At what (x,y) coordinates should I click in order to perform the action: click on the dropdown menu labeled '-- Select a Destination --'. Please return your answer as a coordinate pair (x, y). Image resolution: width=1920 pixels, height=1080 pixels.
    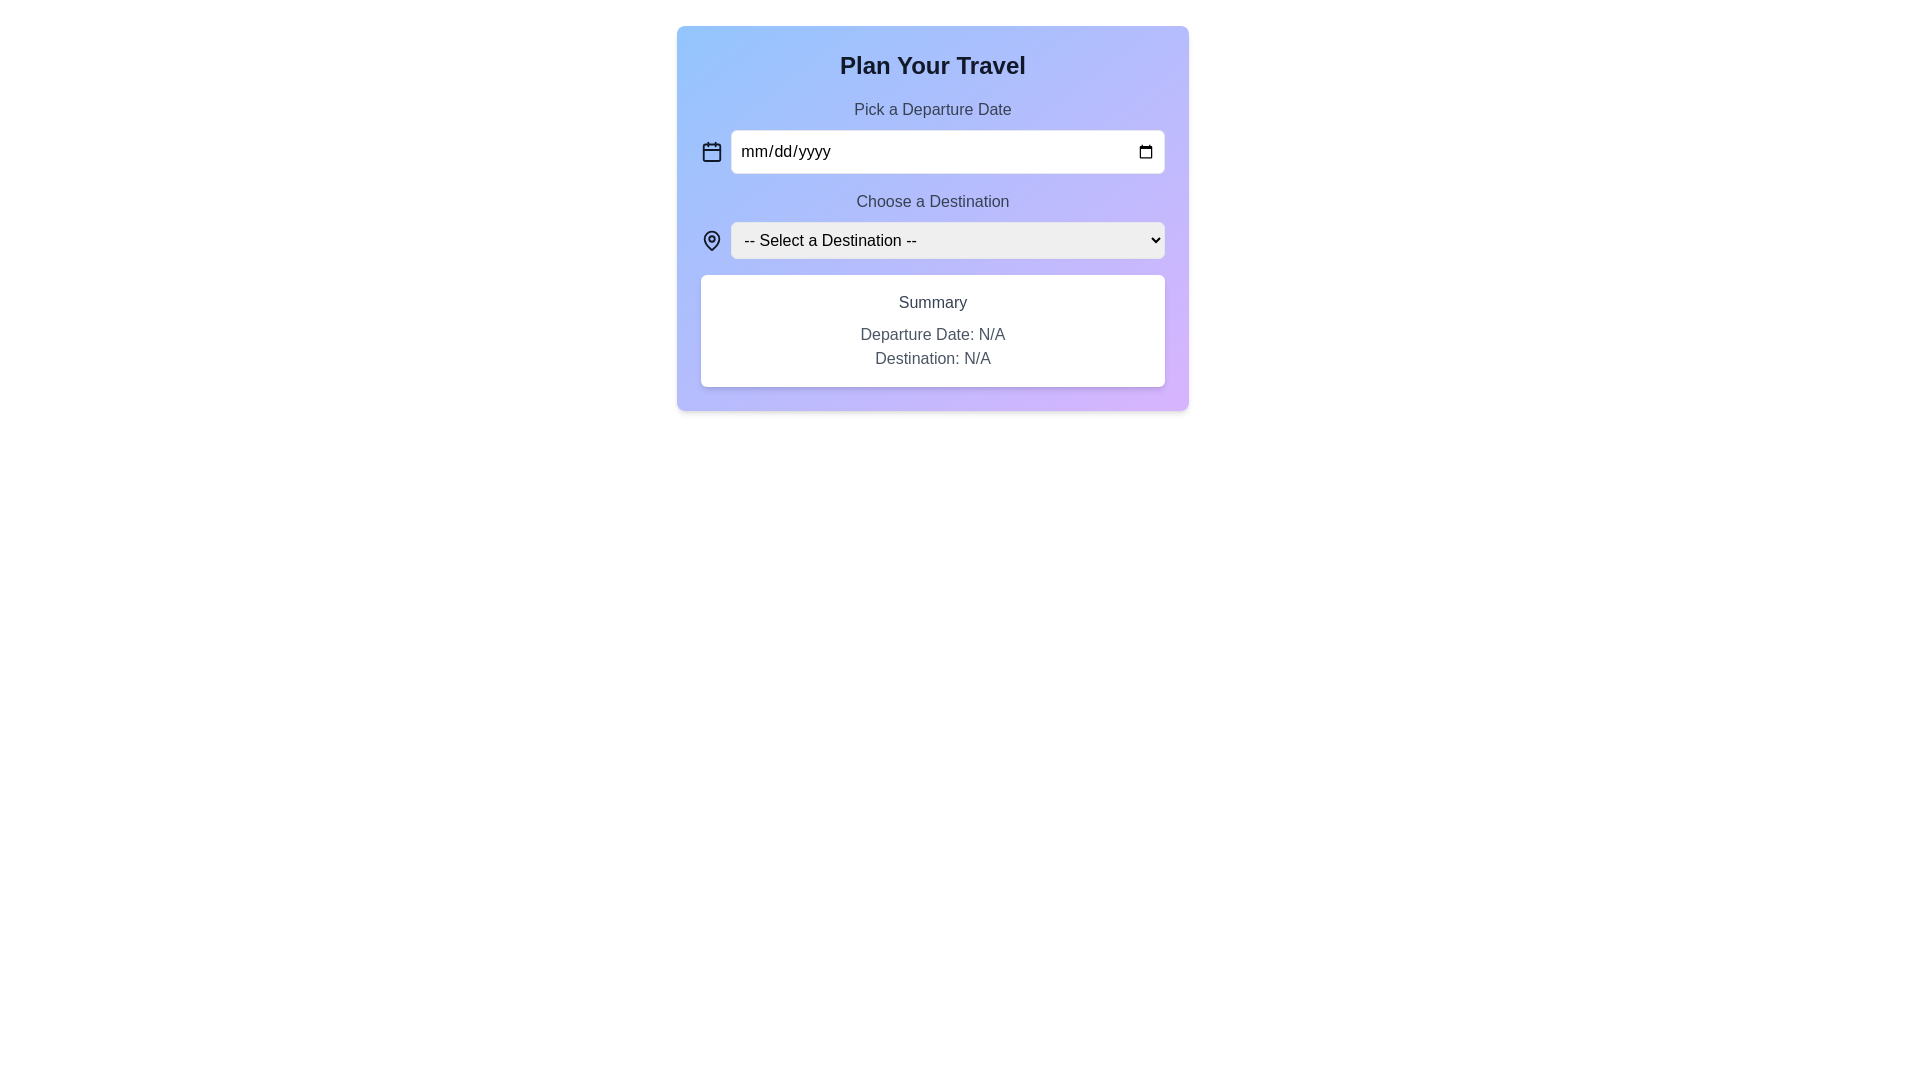
    Looking at the image, I should click on (931, 239).